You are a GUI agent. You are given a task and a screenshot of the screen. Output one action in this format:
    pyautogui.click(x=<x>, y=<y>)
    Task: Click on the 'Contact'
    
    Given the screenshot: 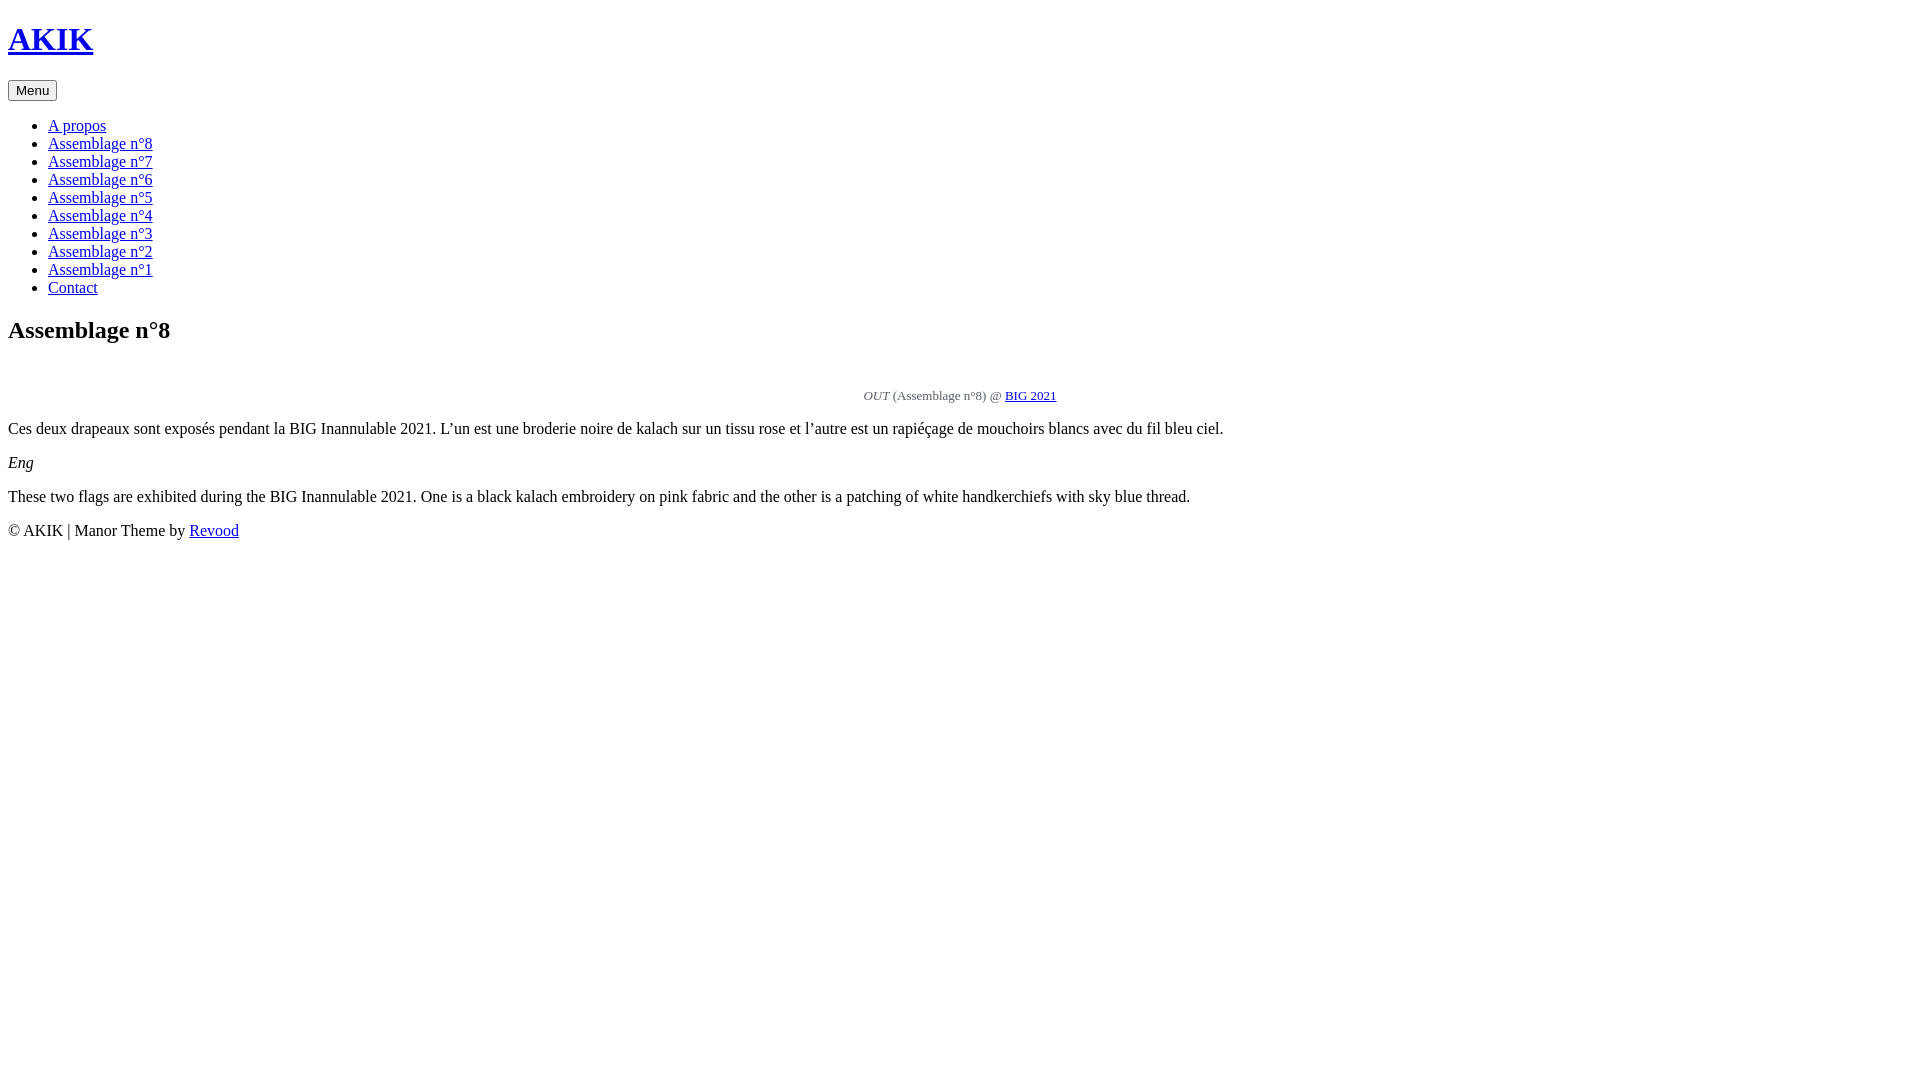 What is the action you would take?
    pyautogui.click(x=72, y=287)
    